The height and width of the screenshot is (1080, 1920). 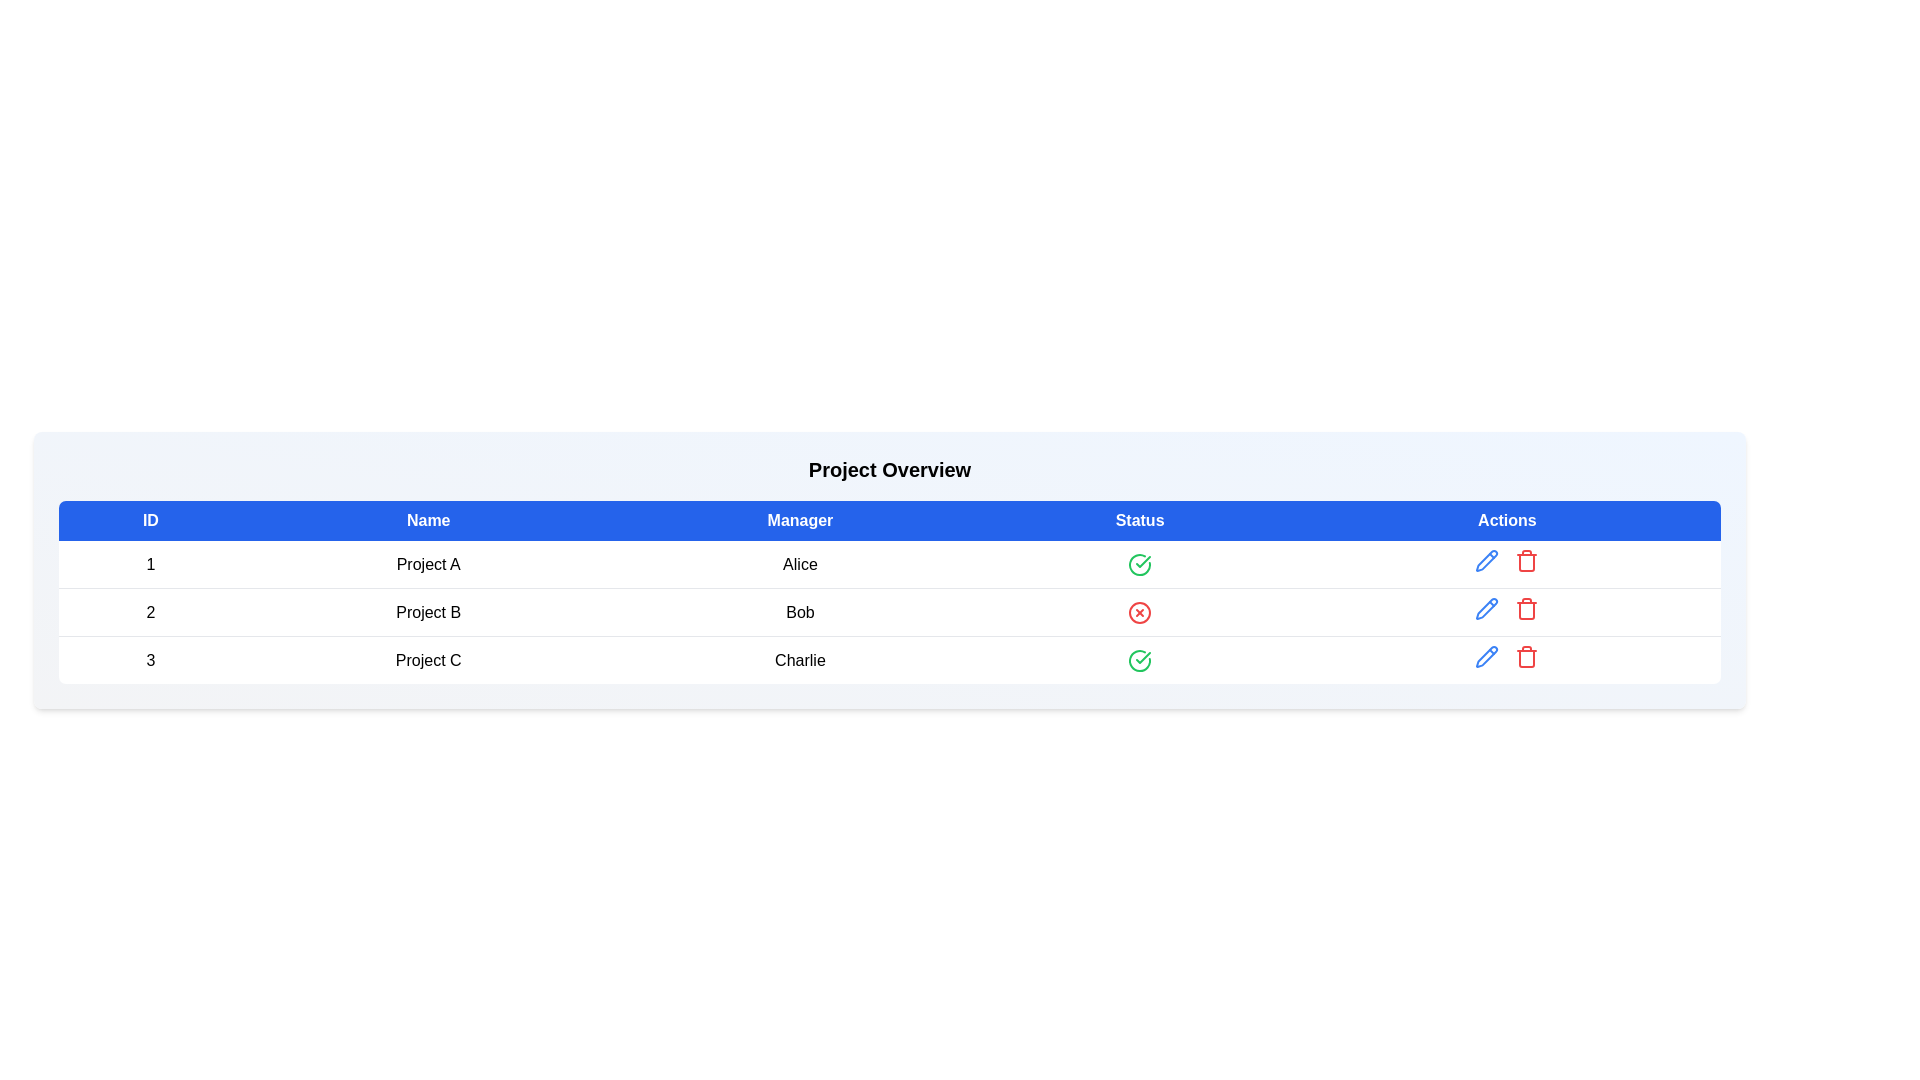 What do you see at coordinates (1526, 608) in the screenshot?
I see `the red trash can icon` at bounding box center [1526, 608].